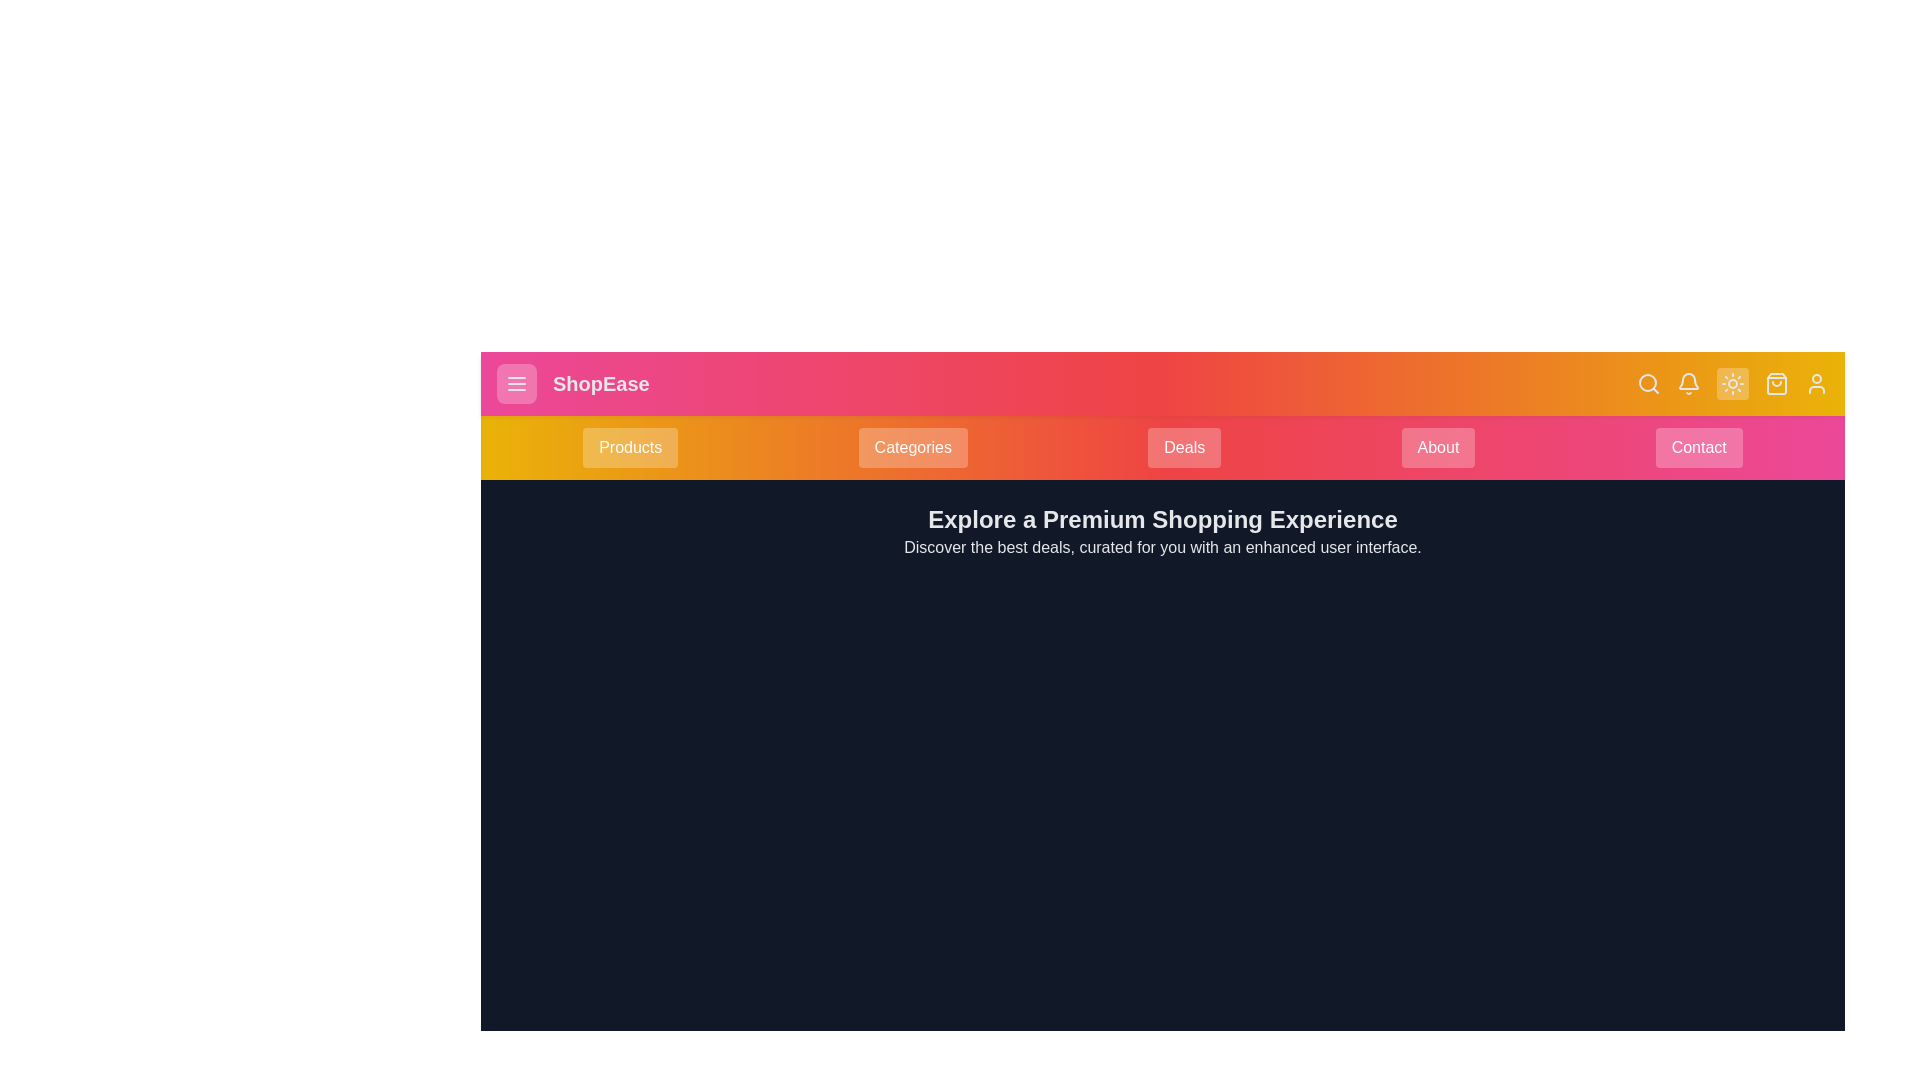 This screenshot has width=1920, height=1080. Describe the element at coordinates (1162, 531) in the screenshot. I see `the main content text for reading or copying` at that location.